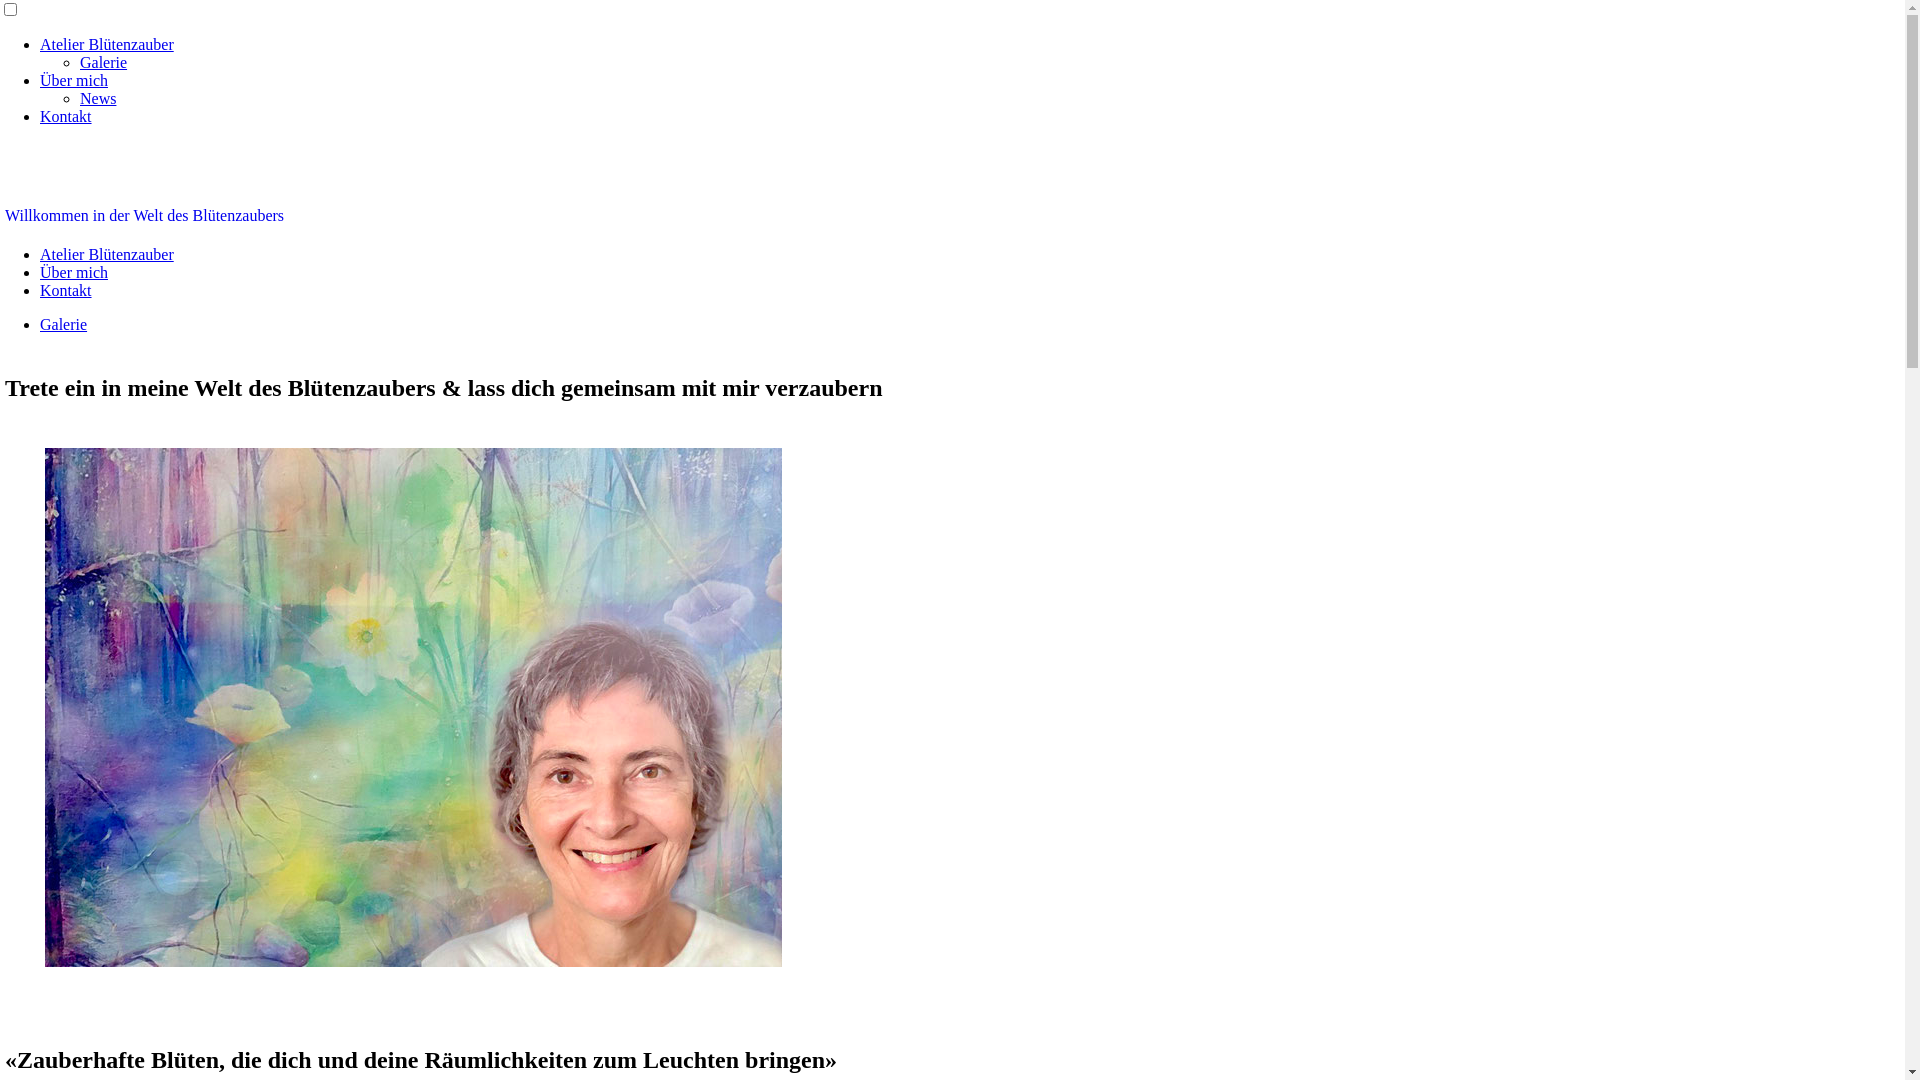 The width and height of the screenshot is (1920, 1080). Describe the element at coordinates (96, 98) in the screenshot. I see `'News'` at that location.